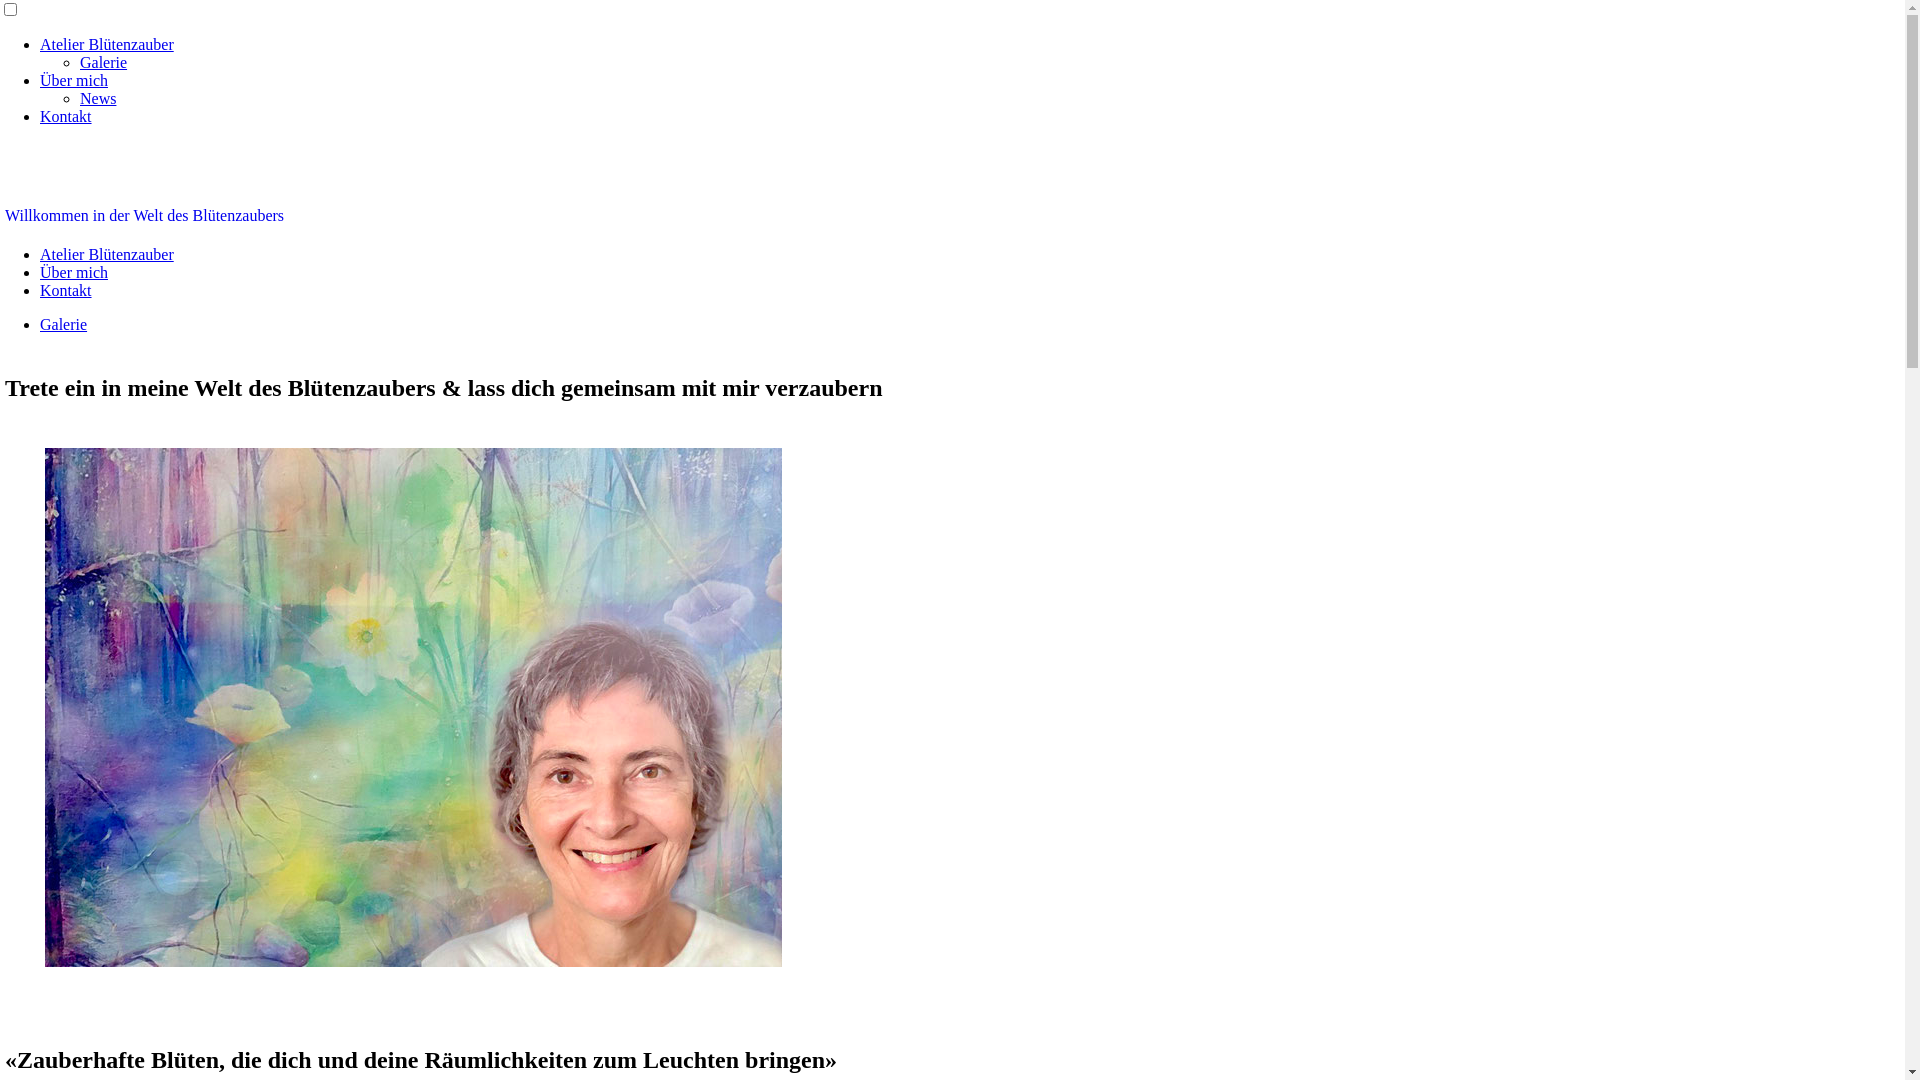 The width and height of the screenshot is (1920, 1080). Describe the element at coordinates (96, 98) in the screenshot. I see `'News'` at that location.